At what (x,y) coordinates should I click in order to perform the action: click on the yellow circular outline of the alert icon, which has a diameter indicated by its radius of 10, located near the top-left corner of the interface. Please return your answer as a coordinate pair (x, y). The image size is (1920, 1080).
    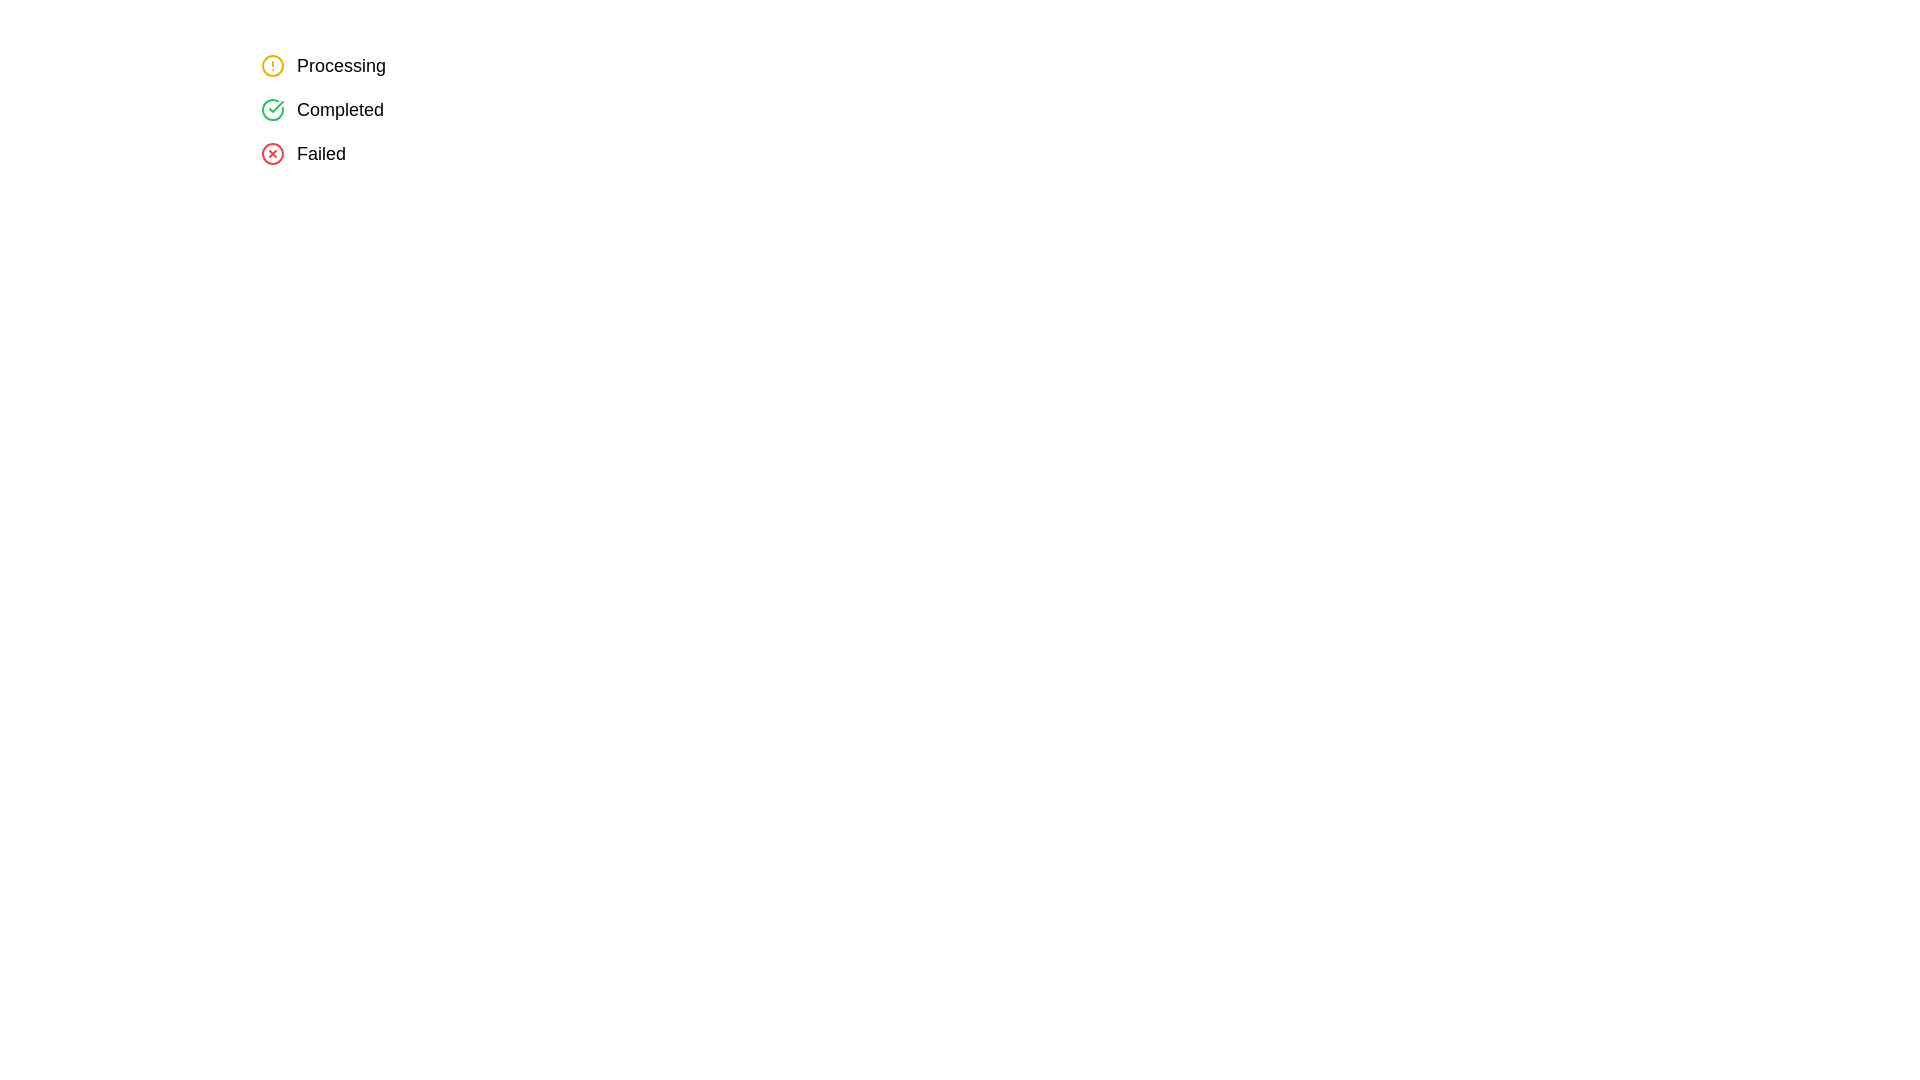
    Looking at the image, I should click on (272, 64).